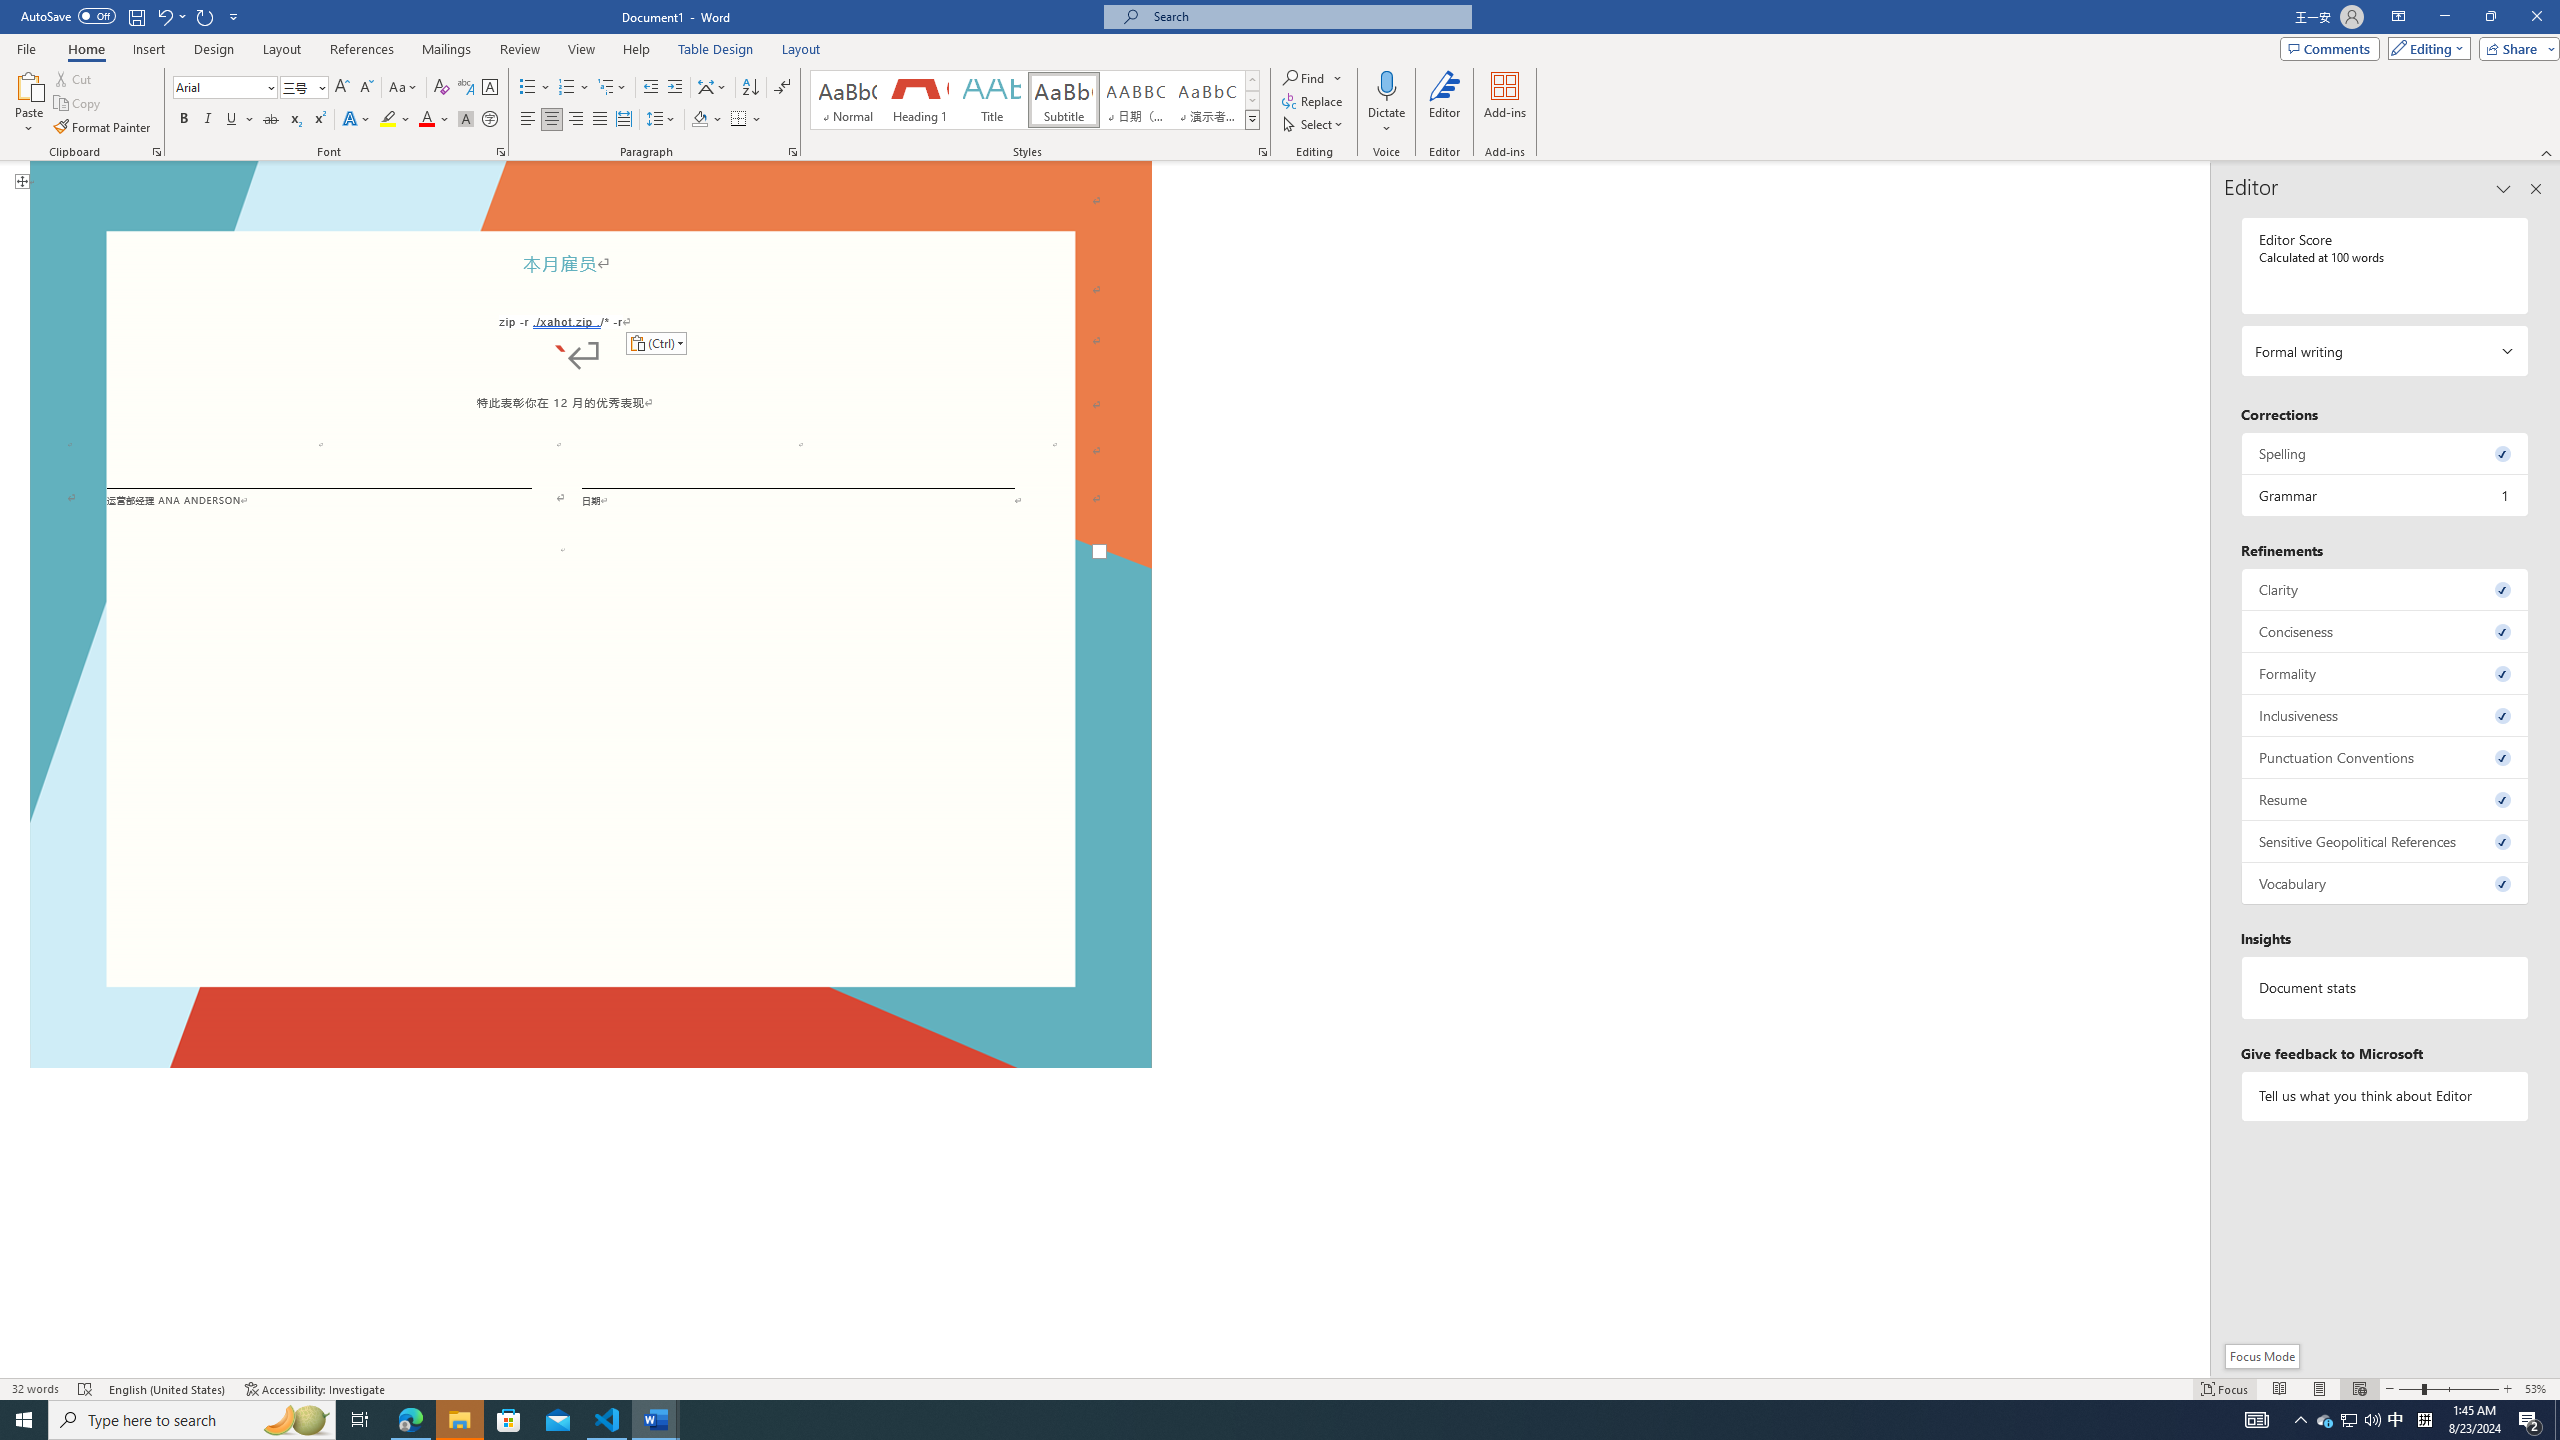  Describe the element at coordinates (170, 15) in the screenshot. I see `'Undo Paste'` at that location.